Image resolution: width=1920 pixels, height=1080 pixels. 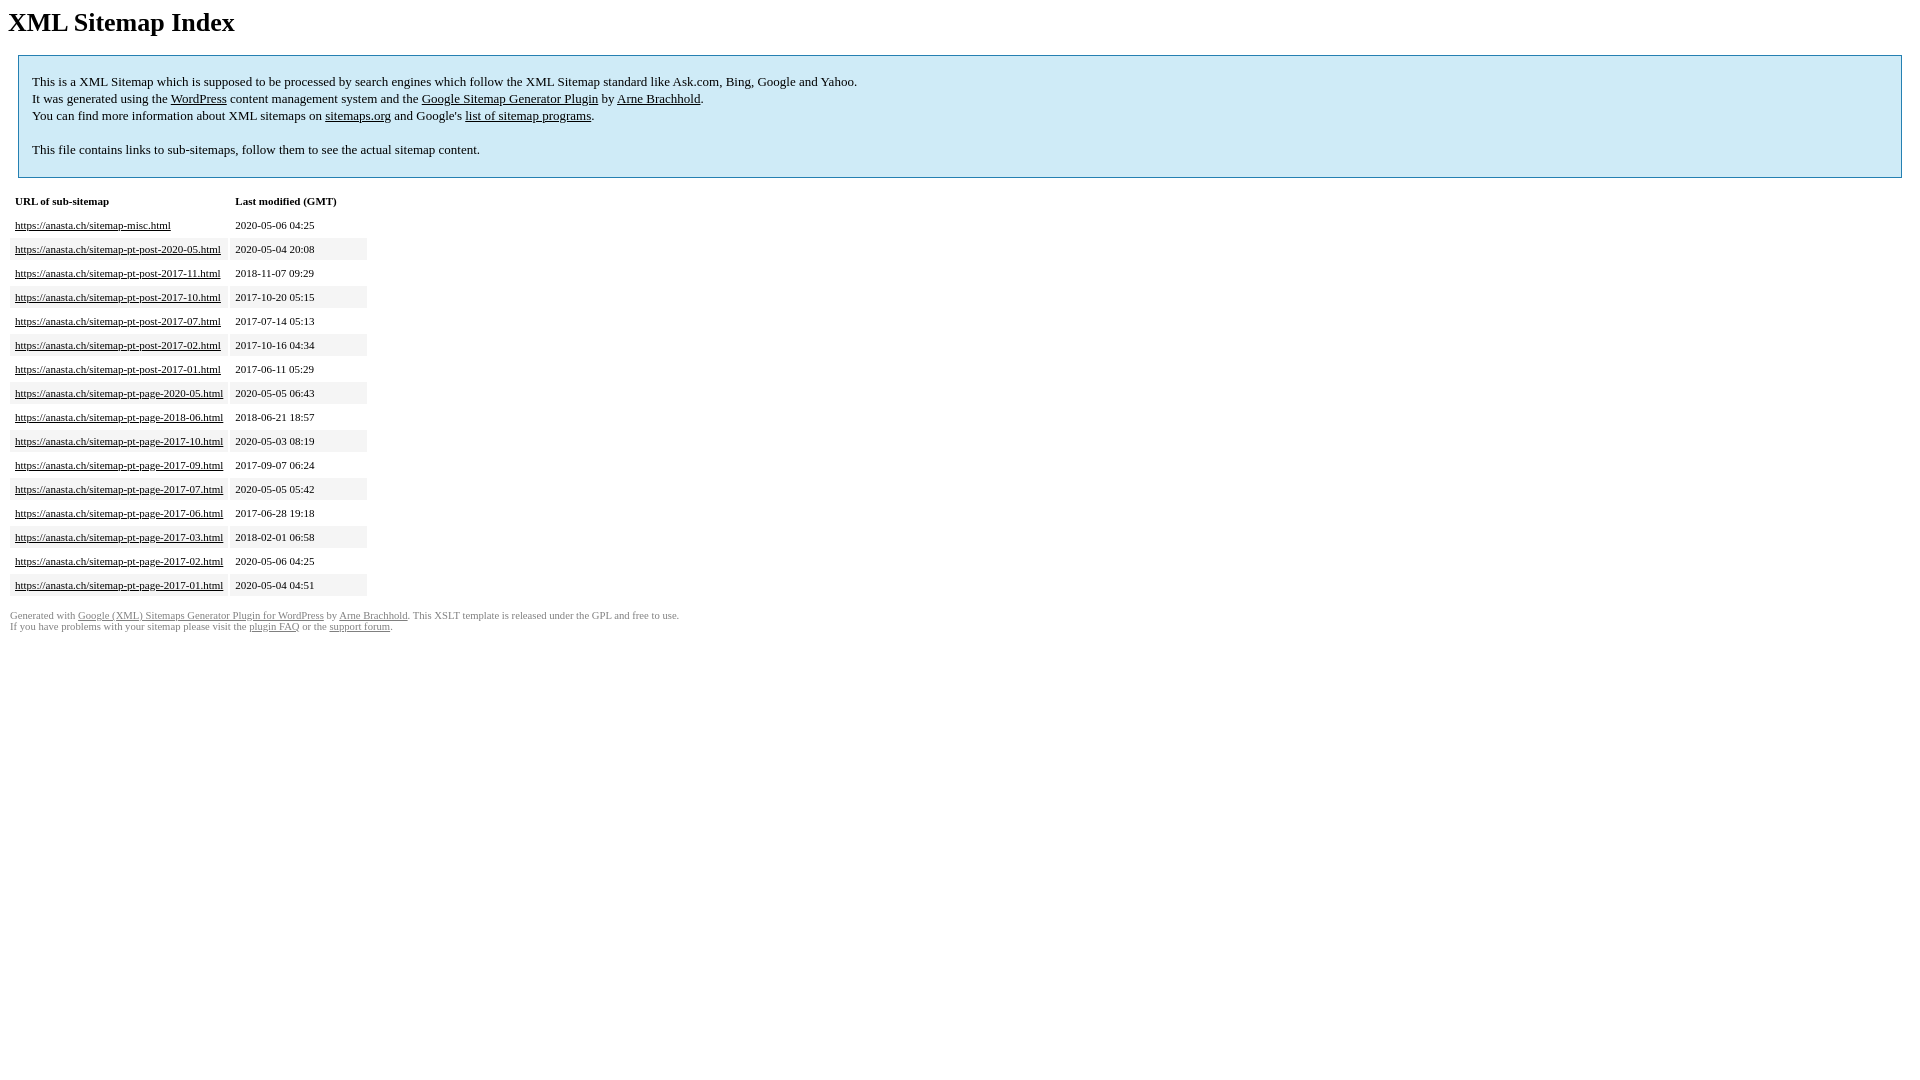 What do you see at coordinates (616, 98) in the screenshot?
I see `'Arne Brachhold'` at bounding box center [616, 98].